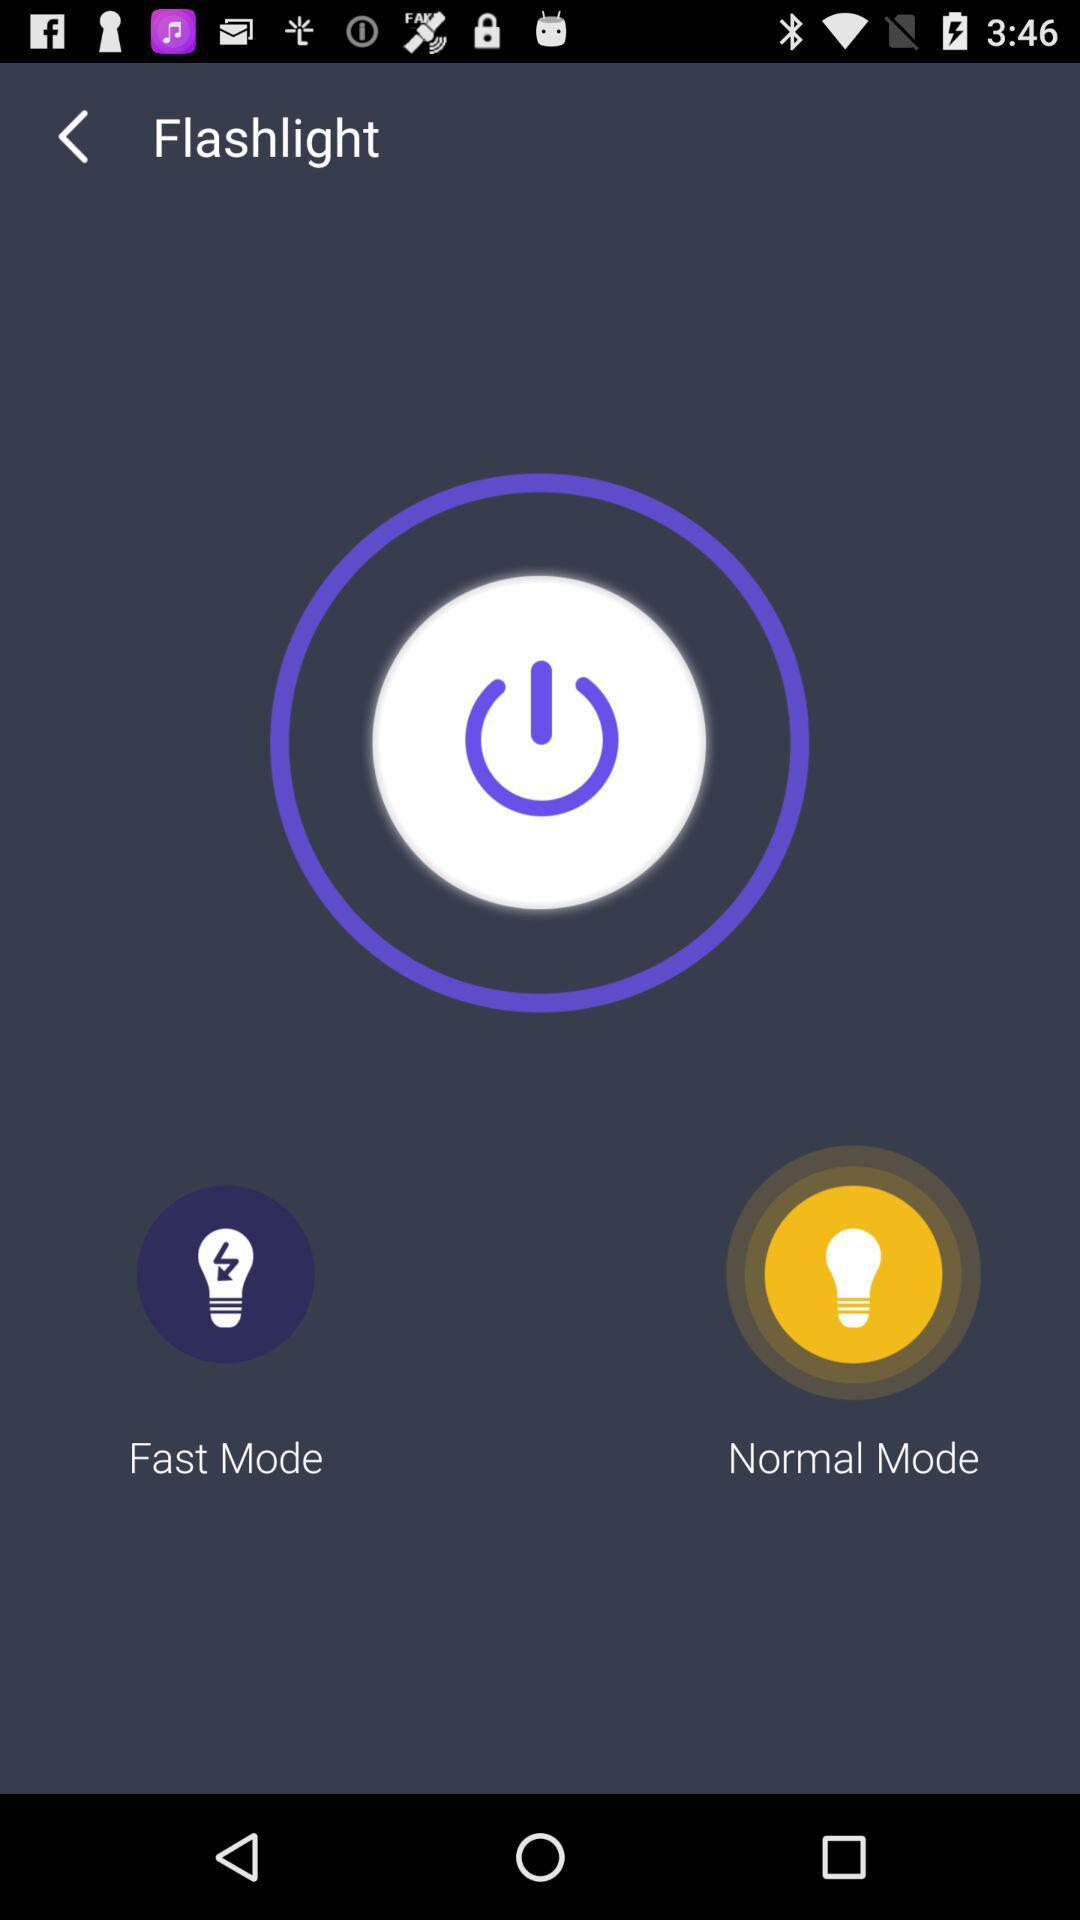  What do you see at coordinates (72, 135) in the screenshot?
I see `icon to the left of flashlight app` at bounding box center [72, 135].